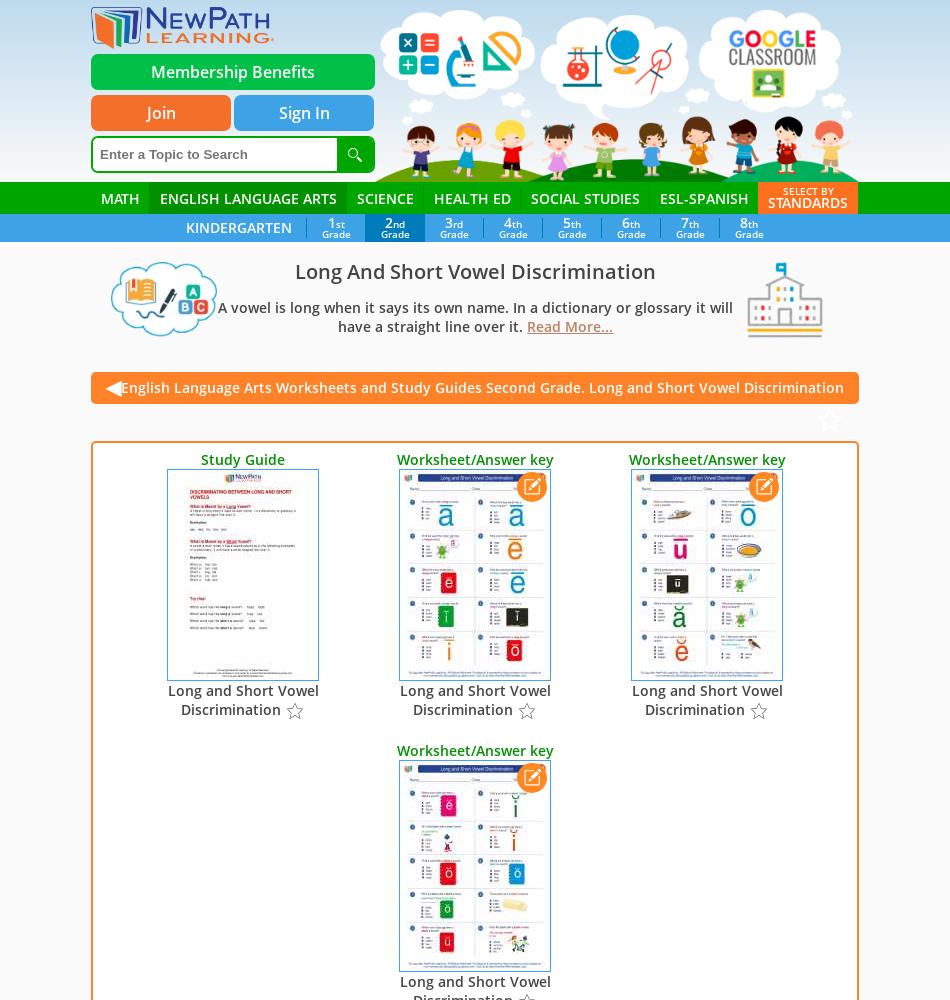  I want to click on '8', so click(743, 221).